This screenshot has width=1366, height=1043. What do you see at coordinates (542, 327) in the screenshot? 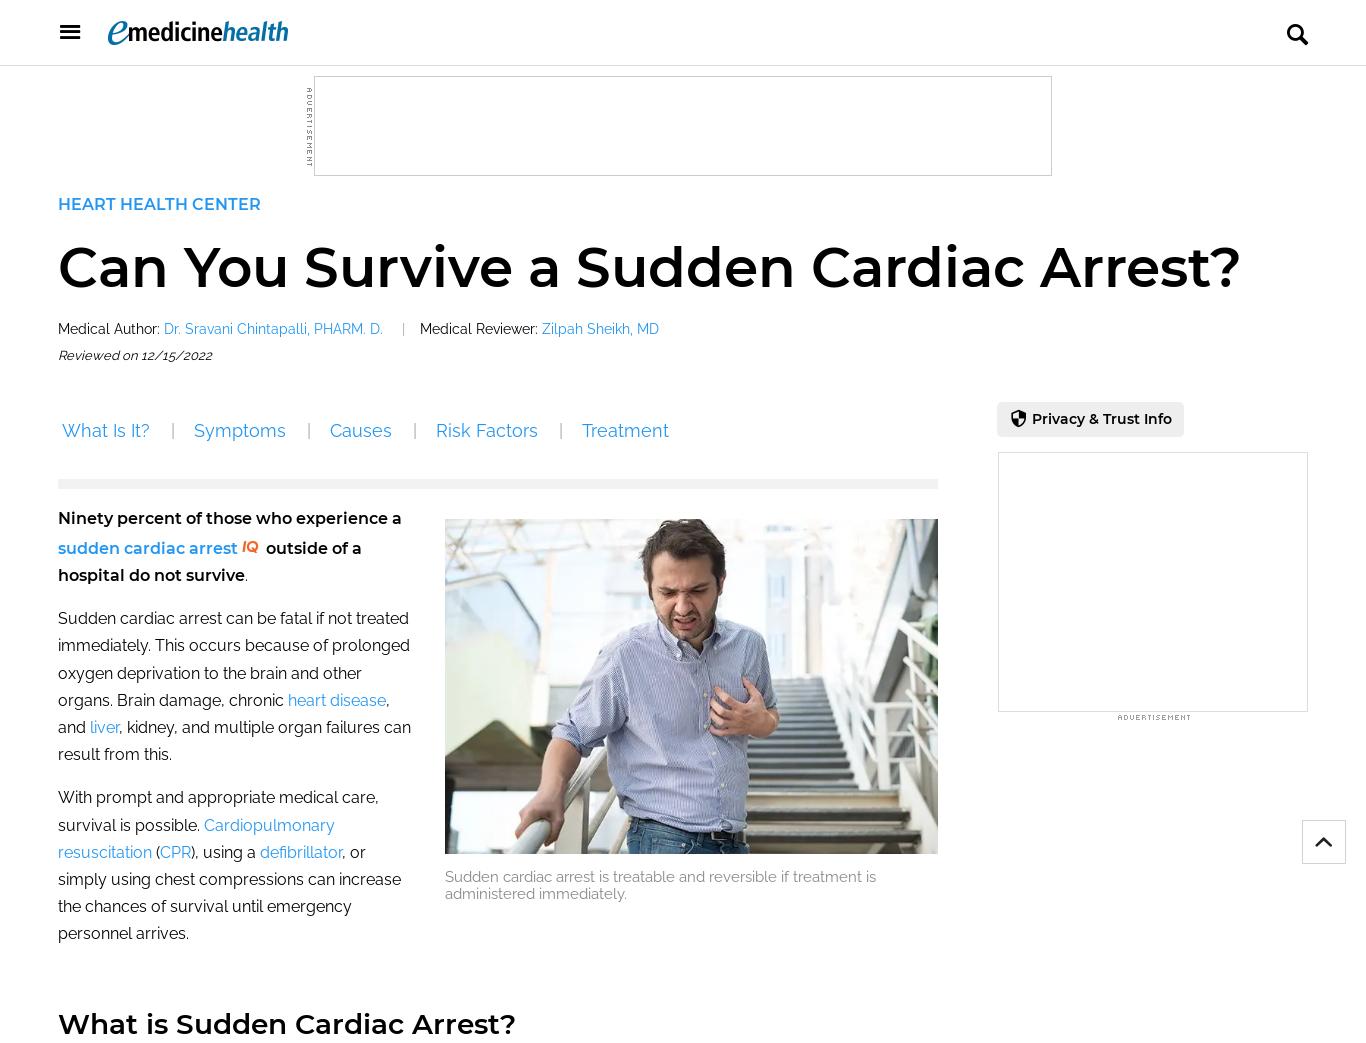
I see `'Zilpah Sheikh, MD'` at bounding box center [542, 327].